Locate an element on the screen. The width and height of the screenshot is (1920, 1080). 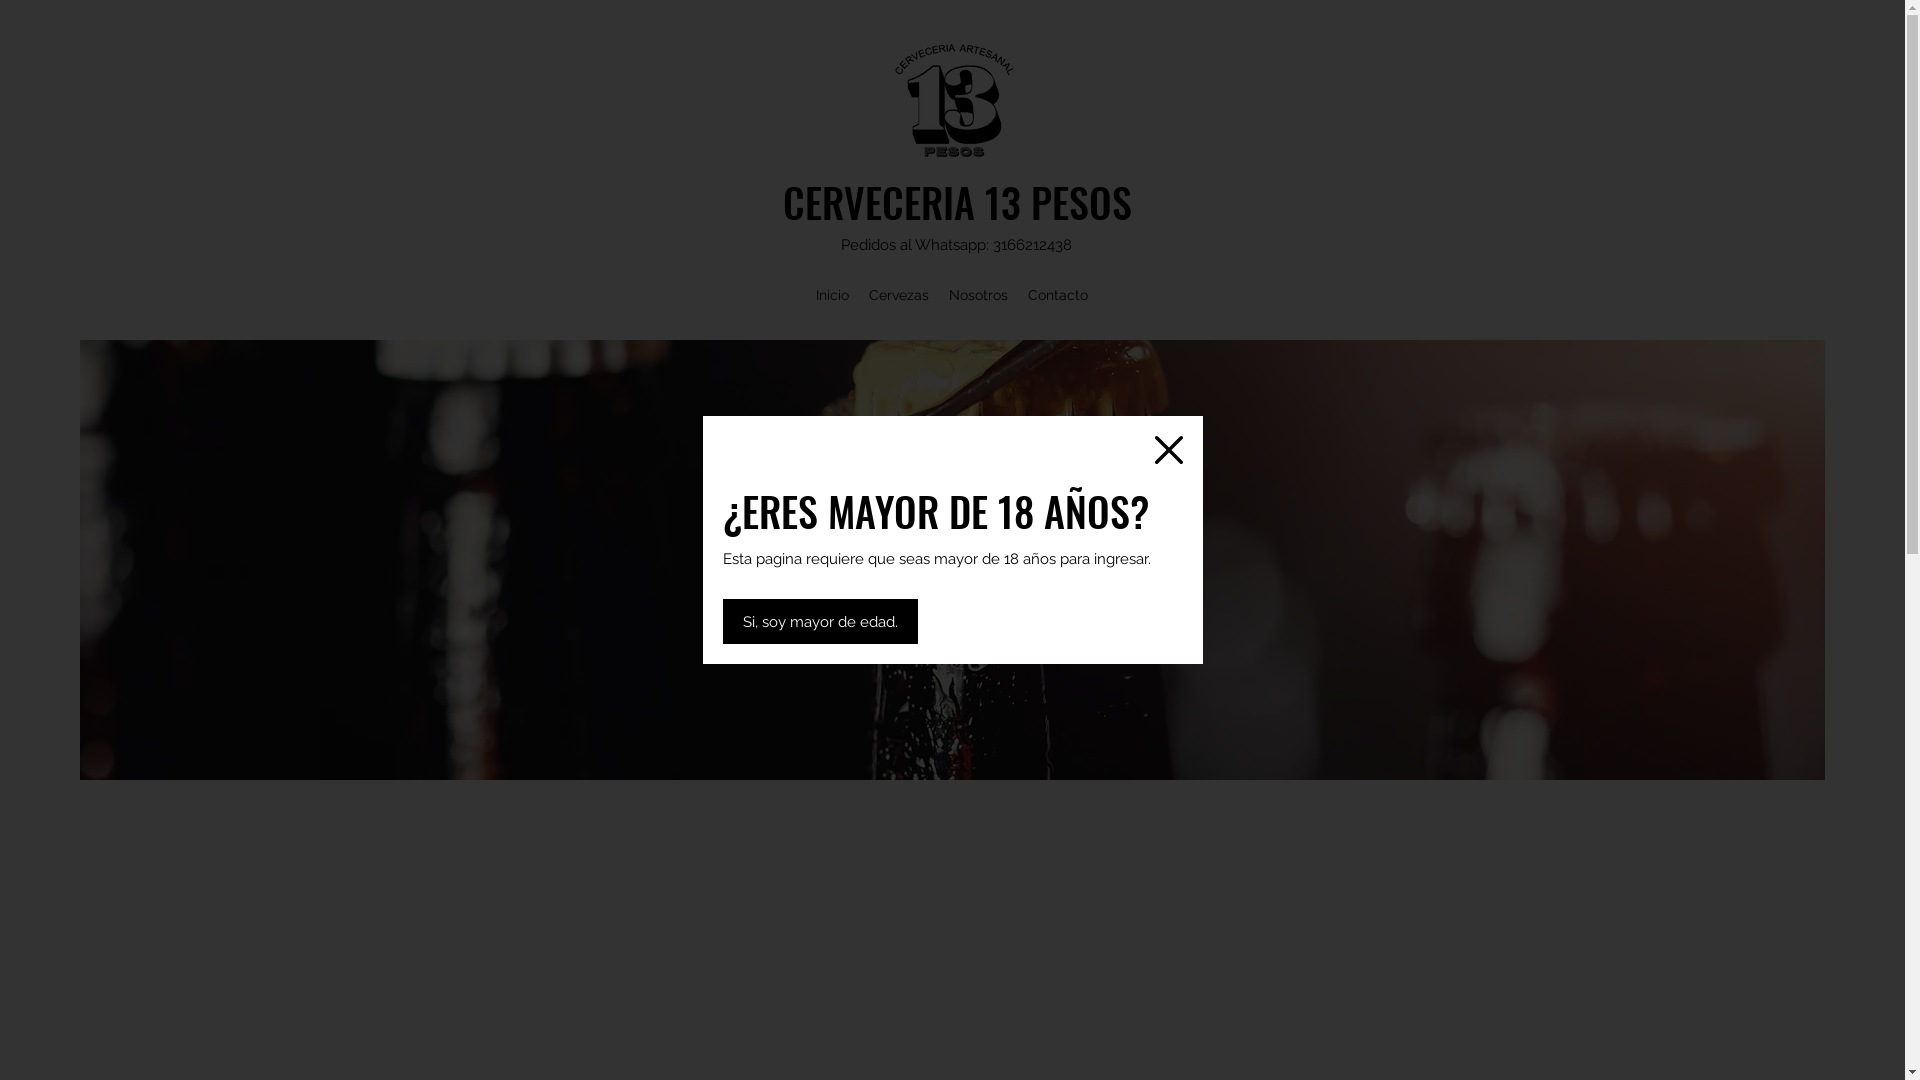
'CERVECERIA 13 PESOS' is located at coordinates (781, 201).